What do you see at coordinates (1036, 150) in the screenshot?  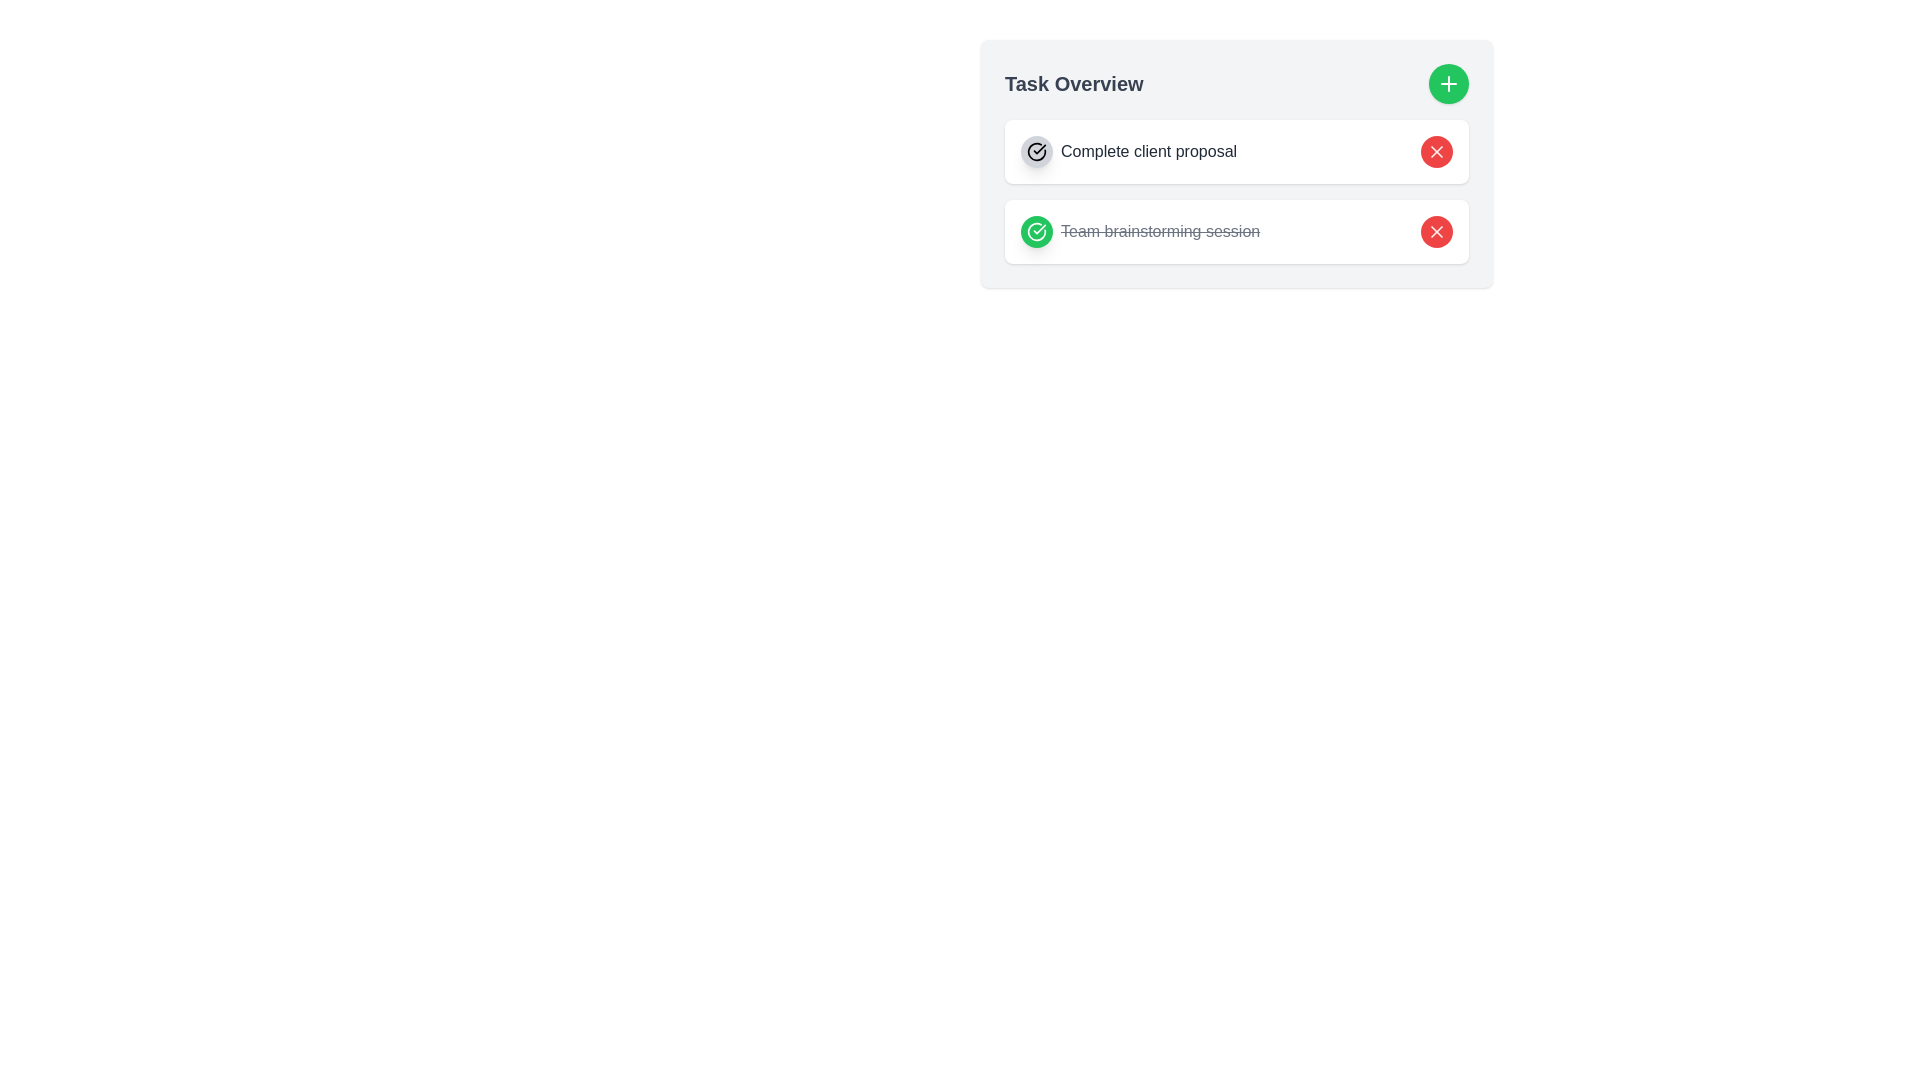 I see `the interactive completion indicator button located to the left of the text 'Complete client proposal' in the first row of the task list for visual feedback` at bounding box center [1036, 150].